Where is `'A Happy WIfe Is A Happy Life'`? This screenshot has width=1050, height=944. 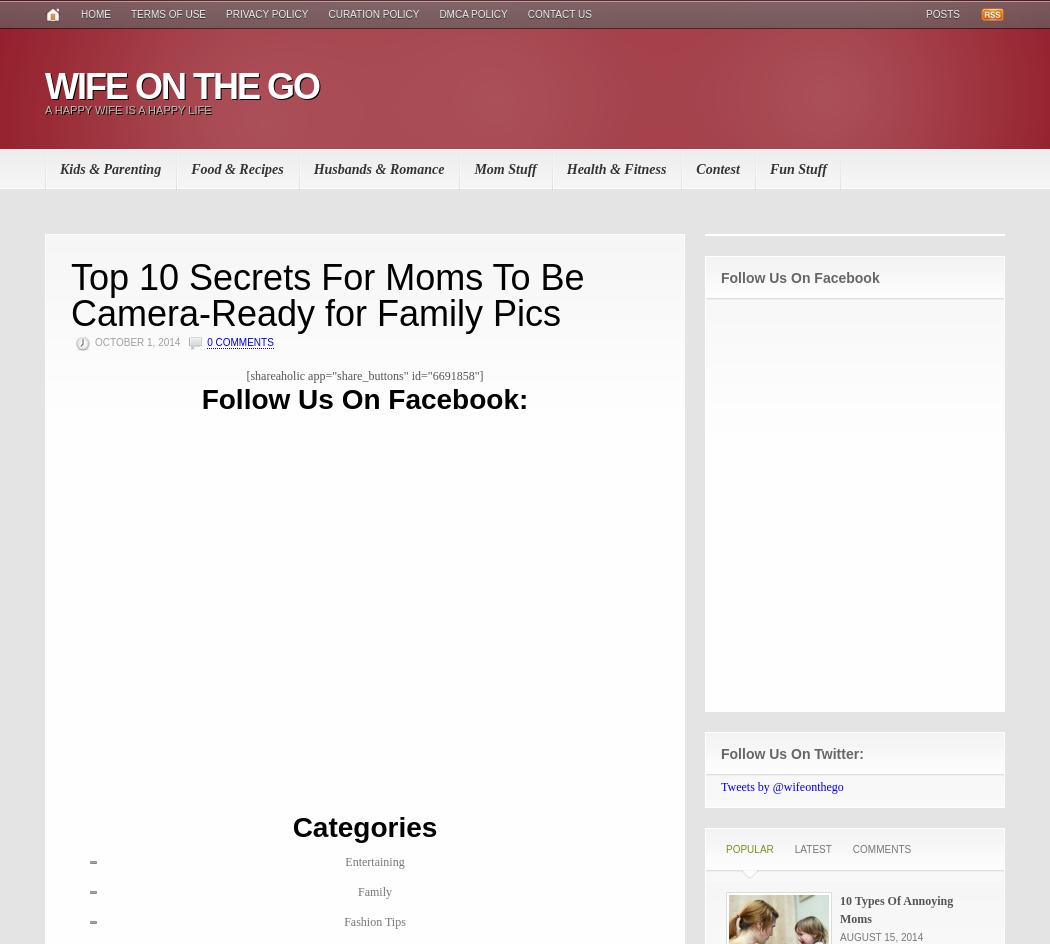 'A Happy WIfe Is A Happy Life' is located at coordinates (44, 108).